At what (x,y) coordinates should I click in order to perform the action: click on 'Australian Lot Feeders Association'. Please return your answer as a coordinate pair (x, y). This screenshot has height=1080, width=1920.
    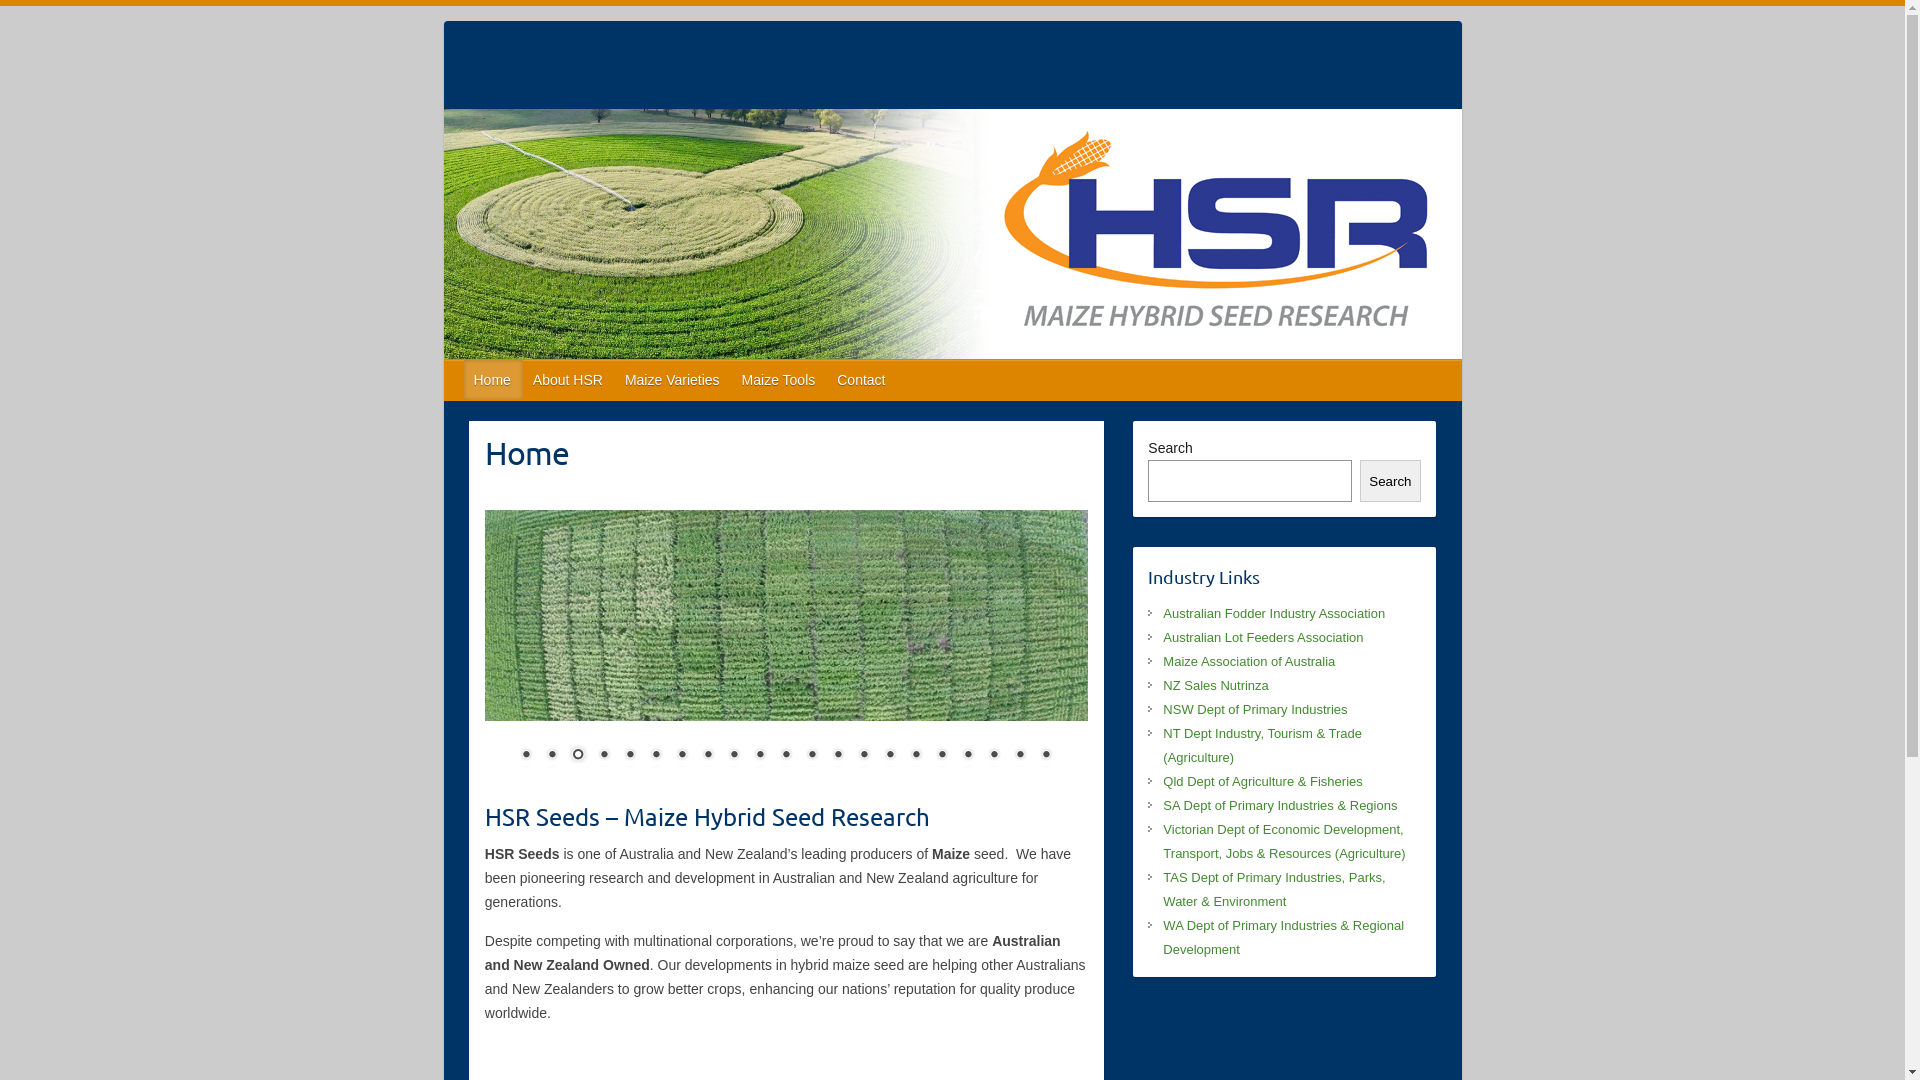
    Looking at the image, I should click on (1261, 637).